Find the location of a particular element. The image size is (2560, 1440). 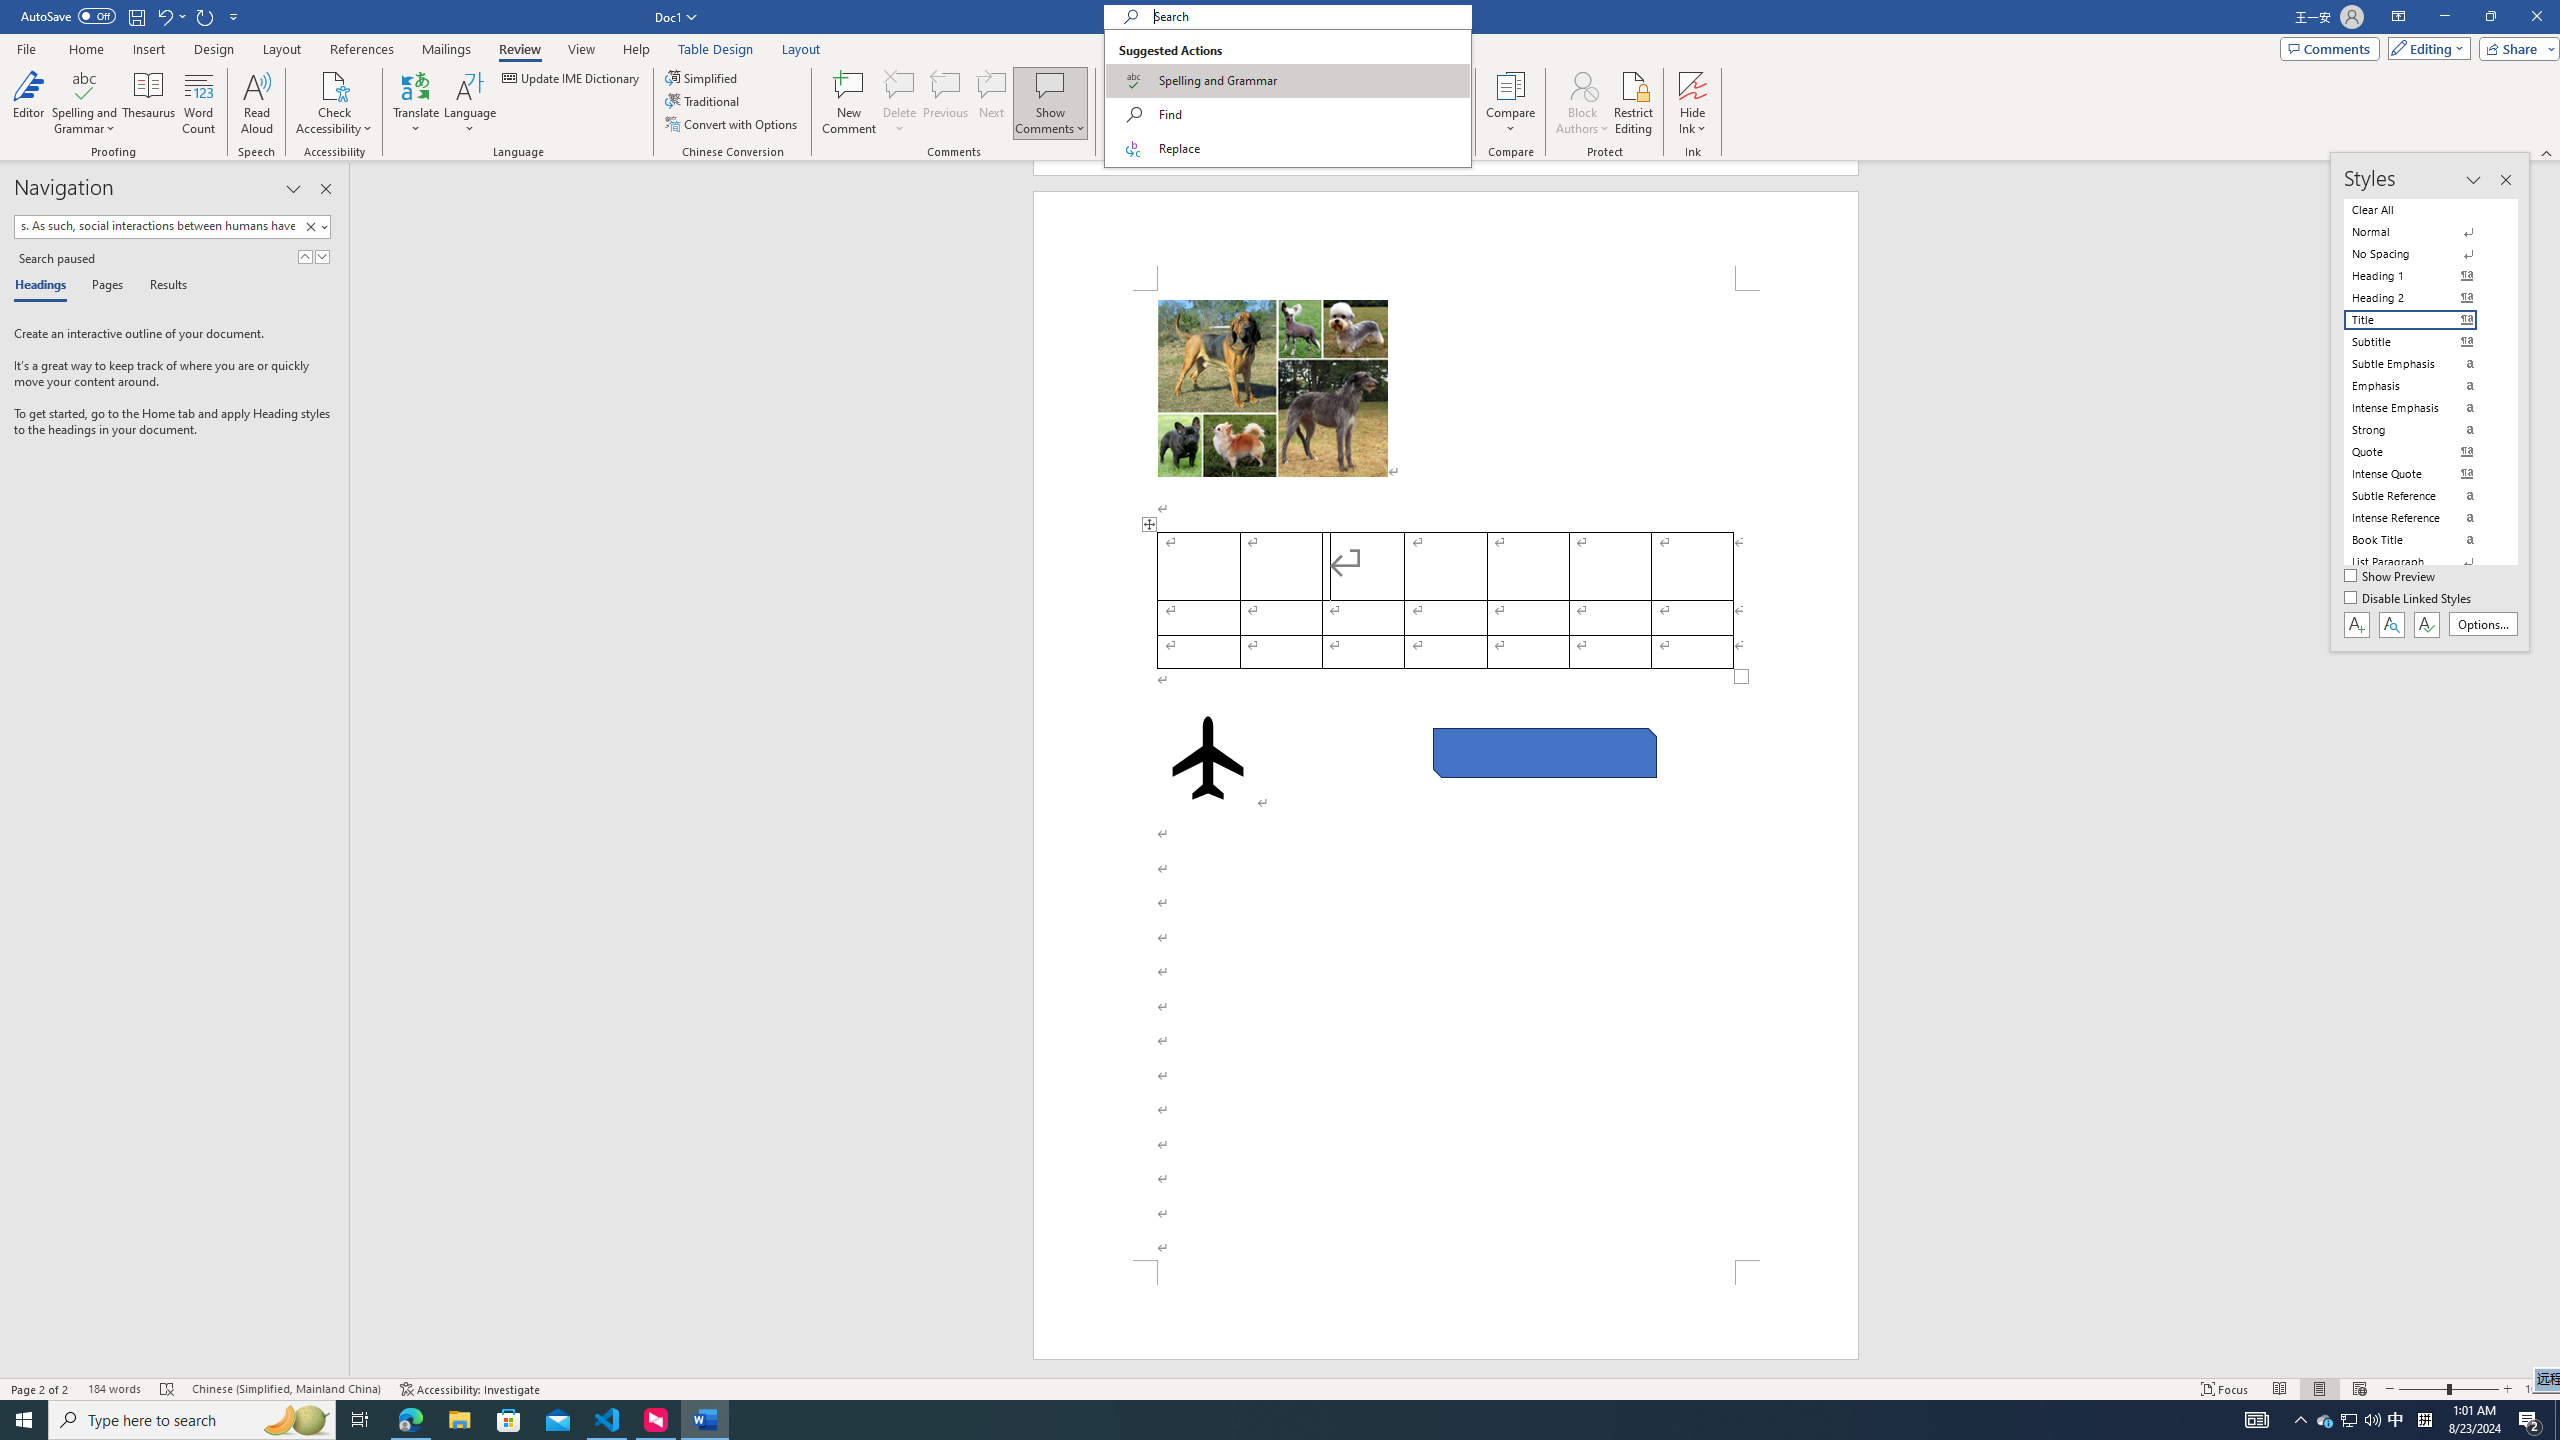

'Next Result' is located at coordinates (322, 256).